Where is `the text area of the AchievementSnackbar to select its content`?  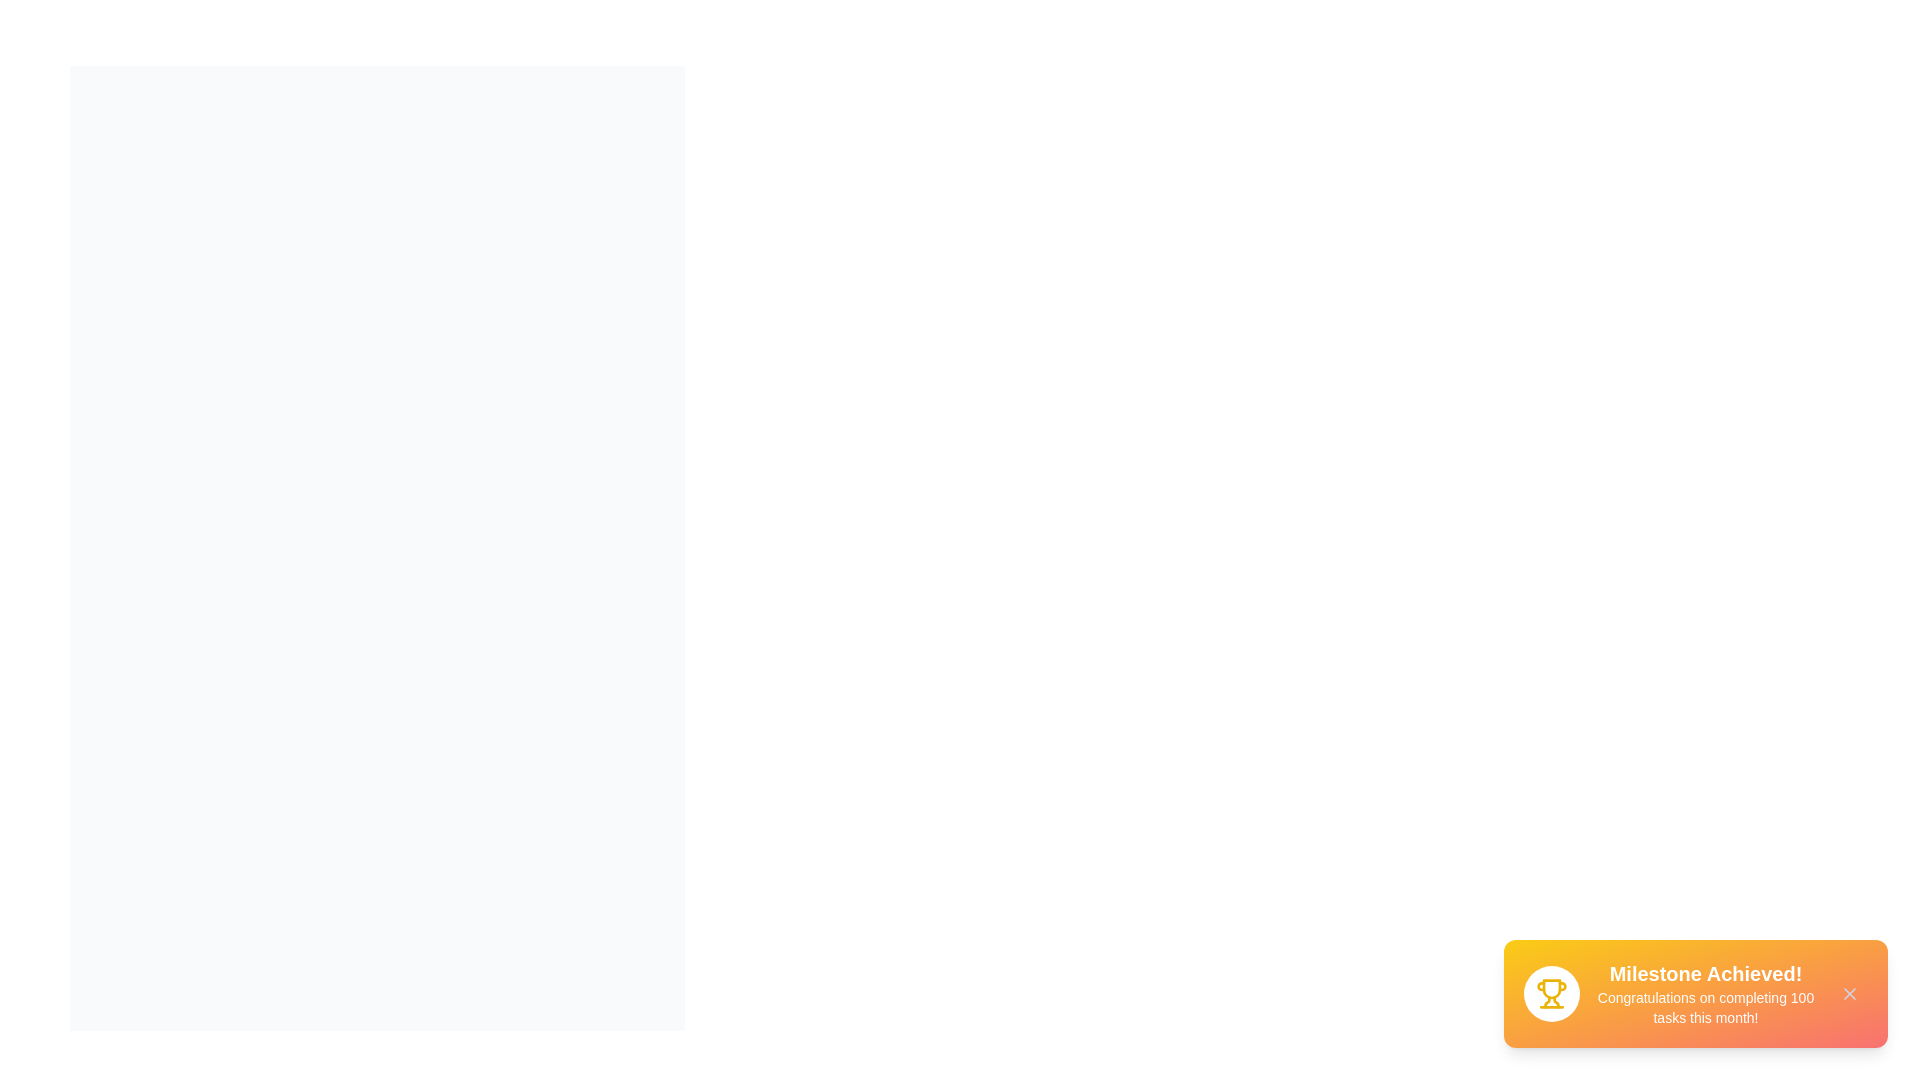 the text area of the AchievementSnackbar to select its content is located at coordinates (1704, 994).